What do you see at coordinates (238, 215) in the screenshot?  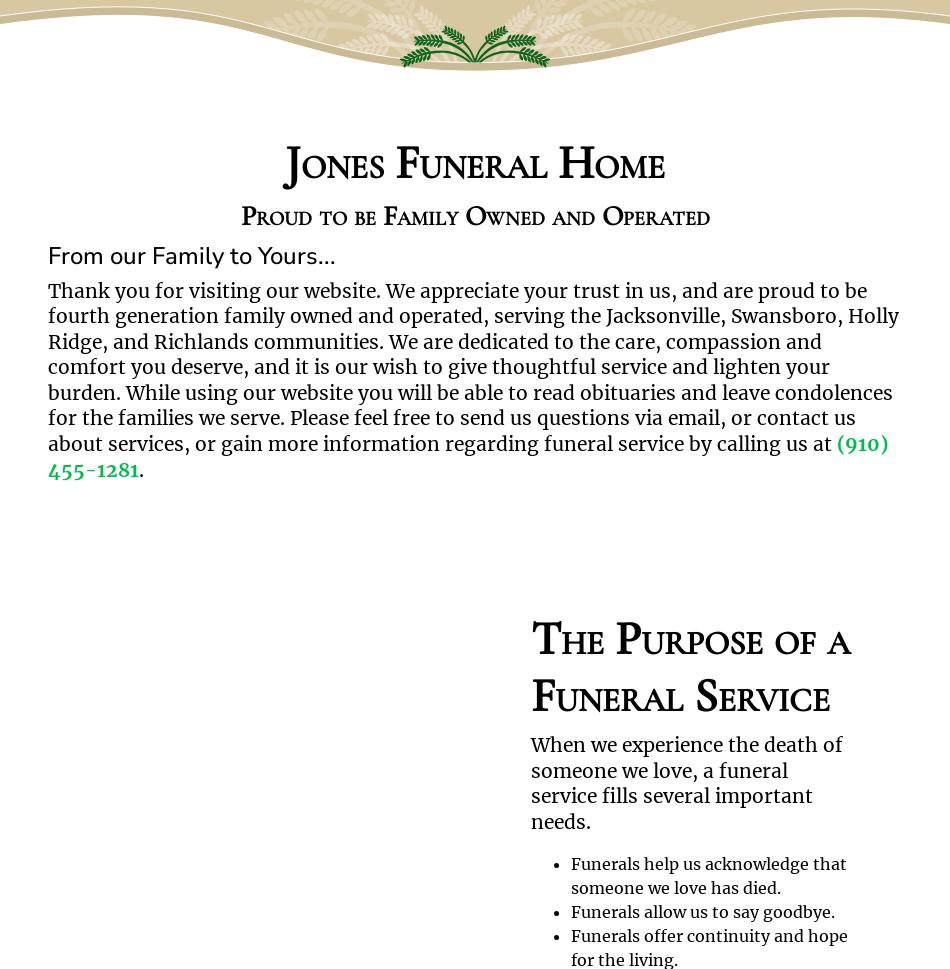 I see `'Proud to be Family Owned and Operated'` at bounding box center [238, 215].